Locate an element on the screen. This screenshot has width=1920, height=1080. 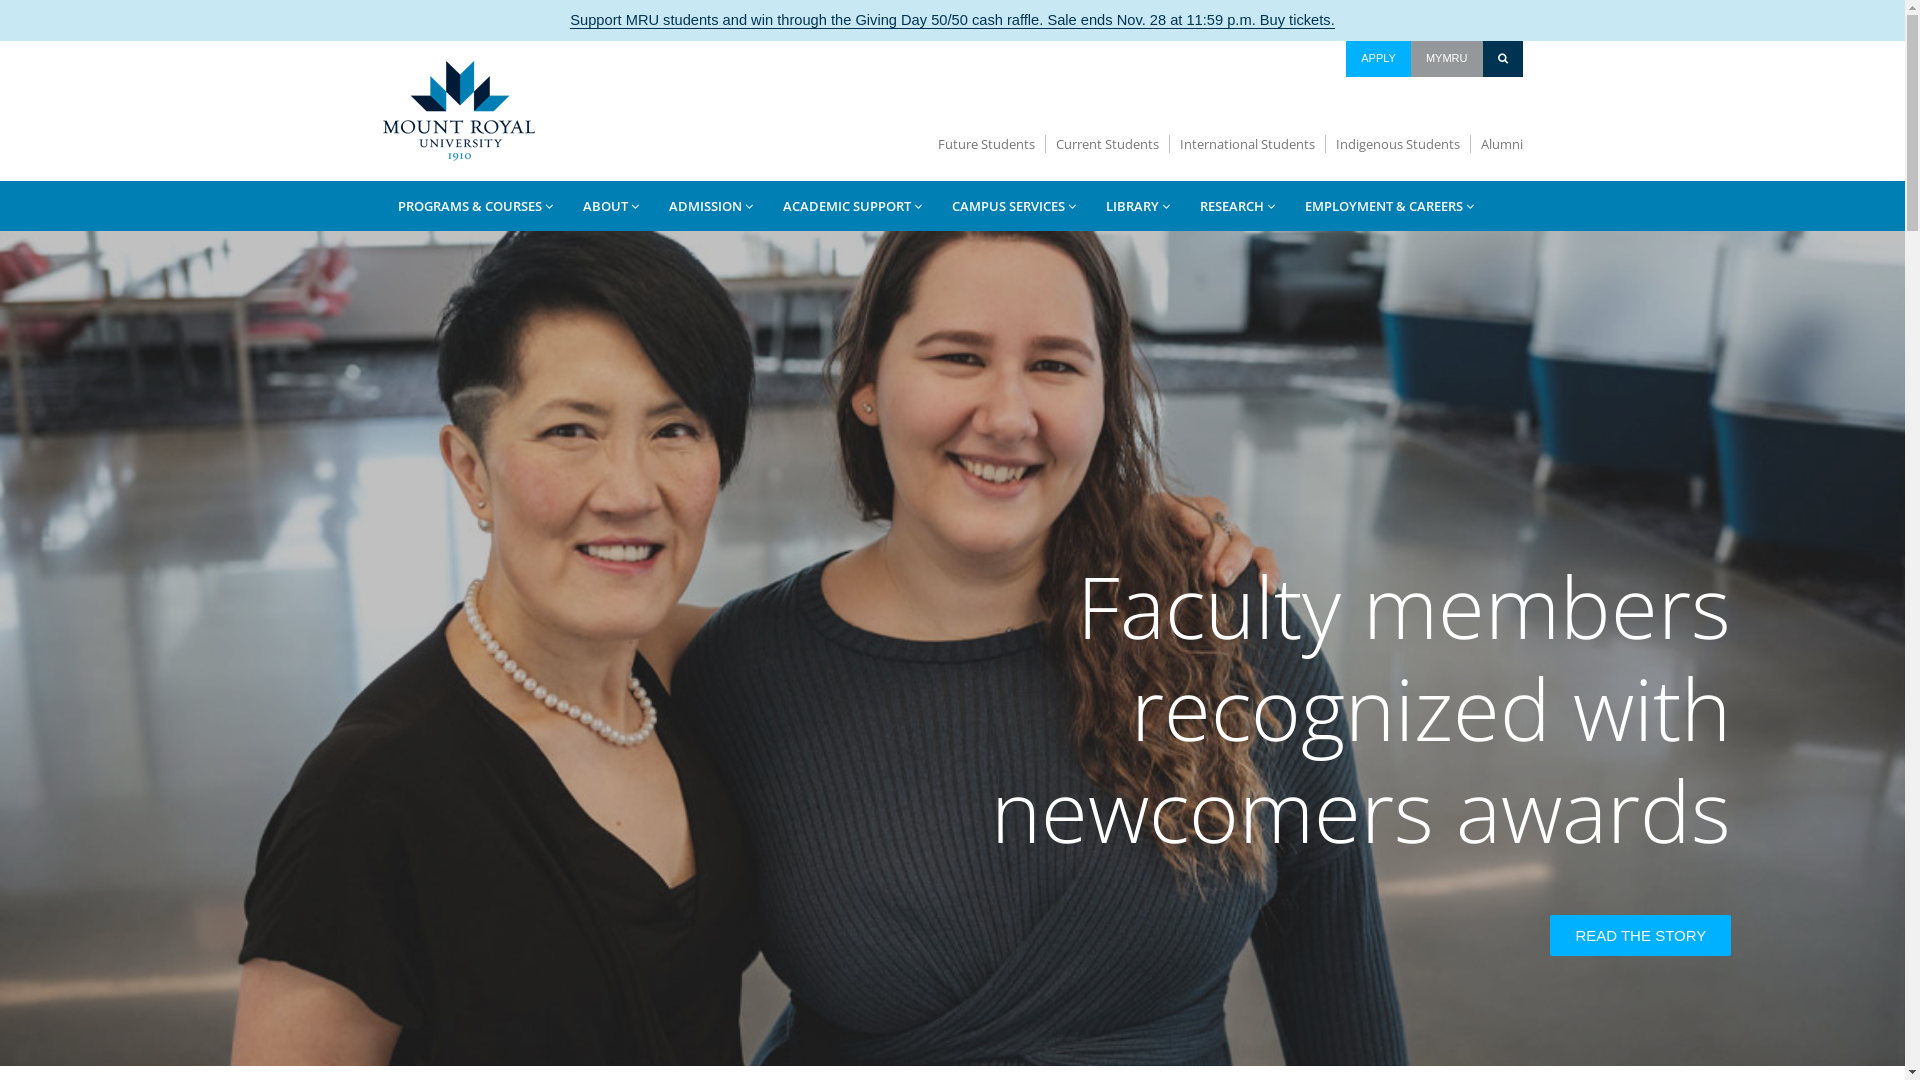
'EMPLOYMENT & CAREERS' is located at coordinates (1388, 205).